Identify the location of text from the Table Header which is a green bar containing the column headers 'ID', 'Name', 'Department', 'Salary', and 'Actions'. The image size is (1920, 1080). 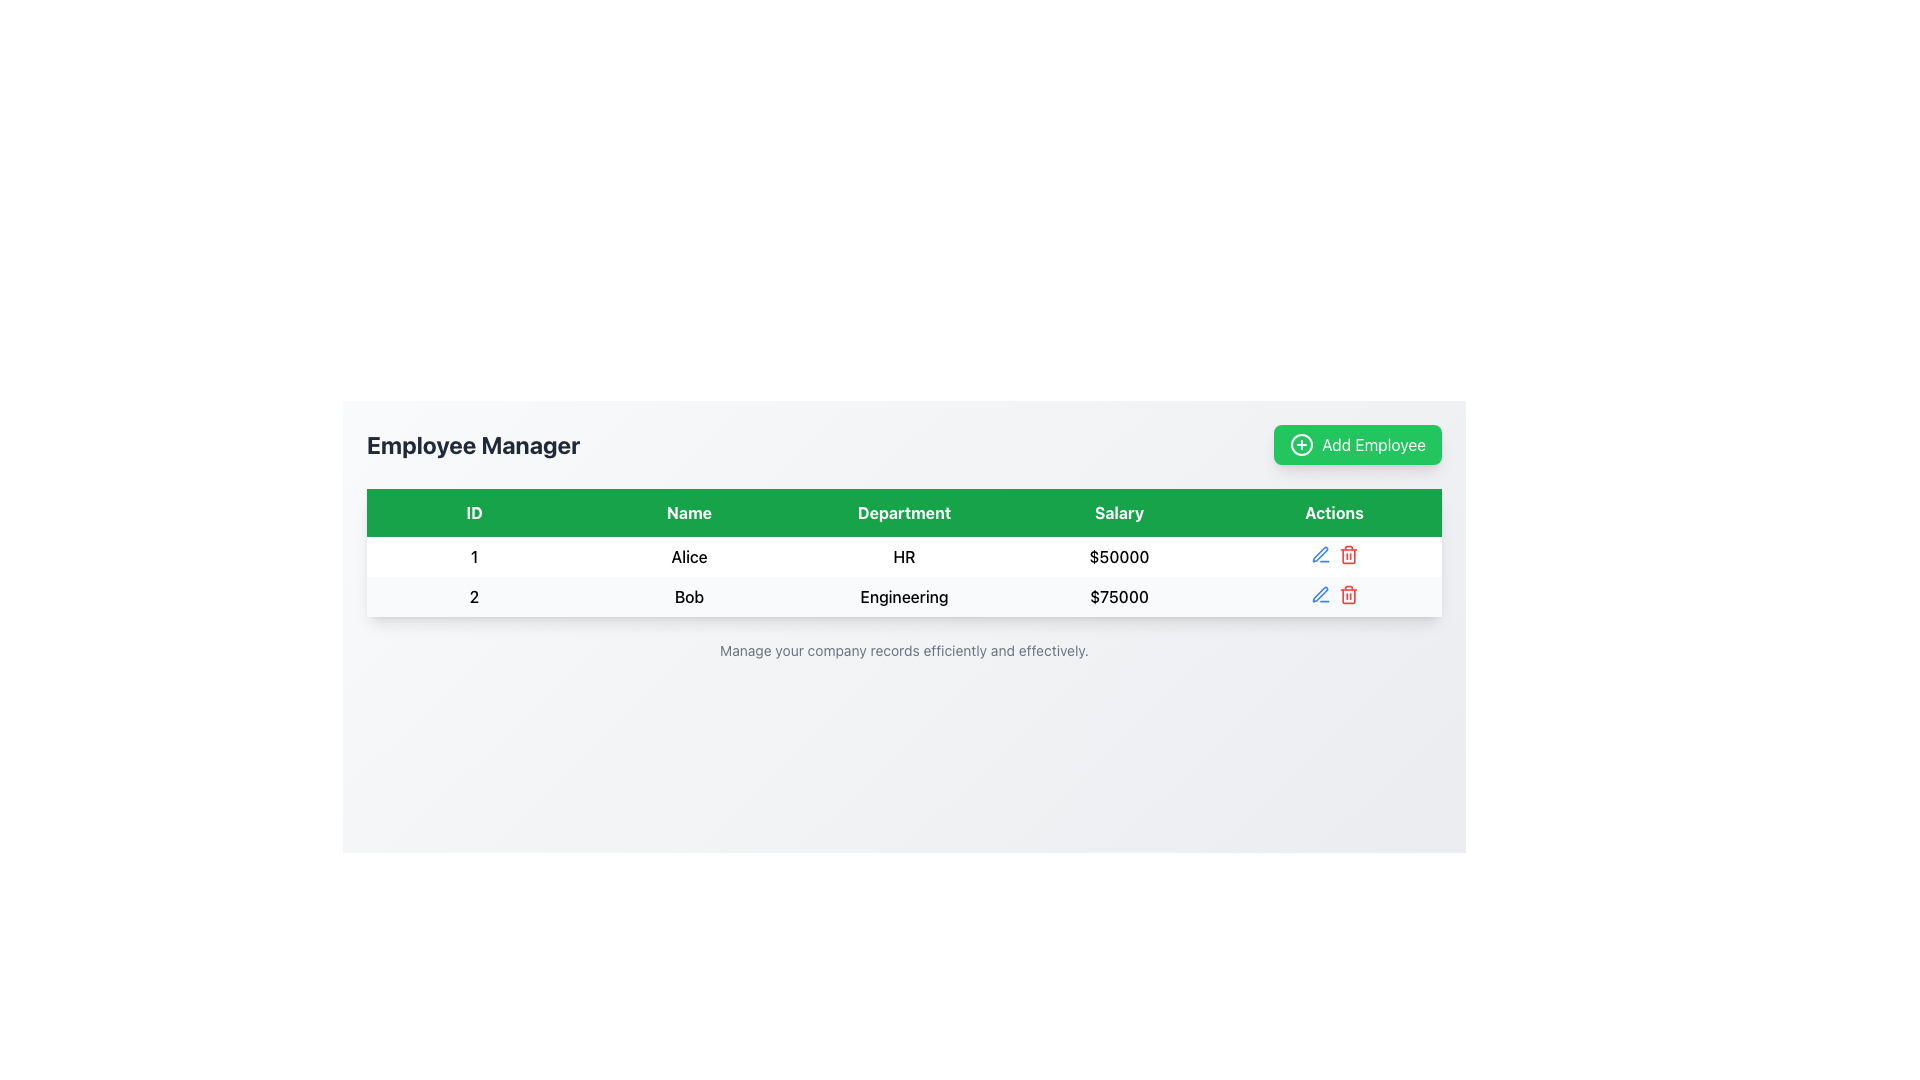
(903, 512).